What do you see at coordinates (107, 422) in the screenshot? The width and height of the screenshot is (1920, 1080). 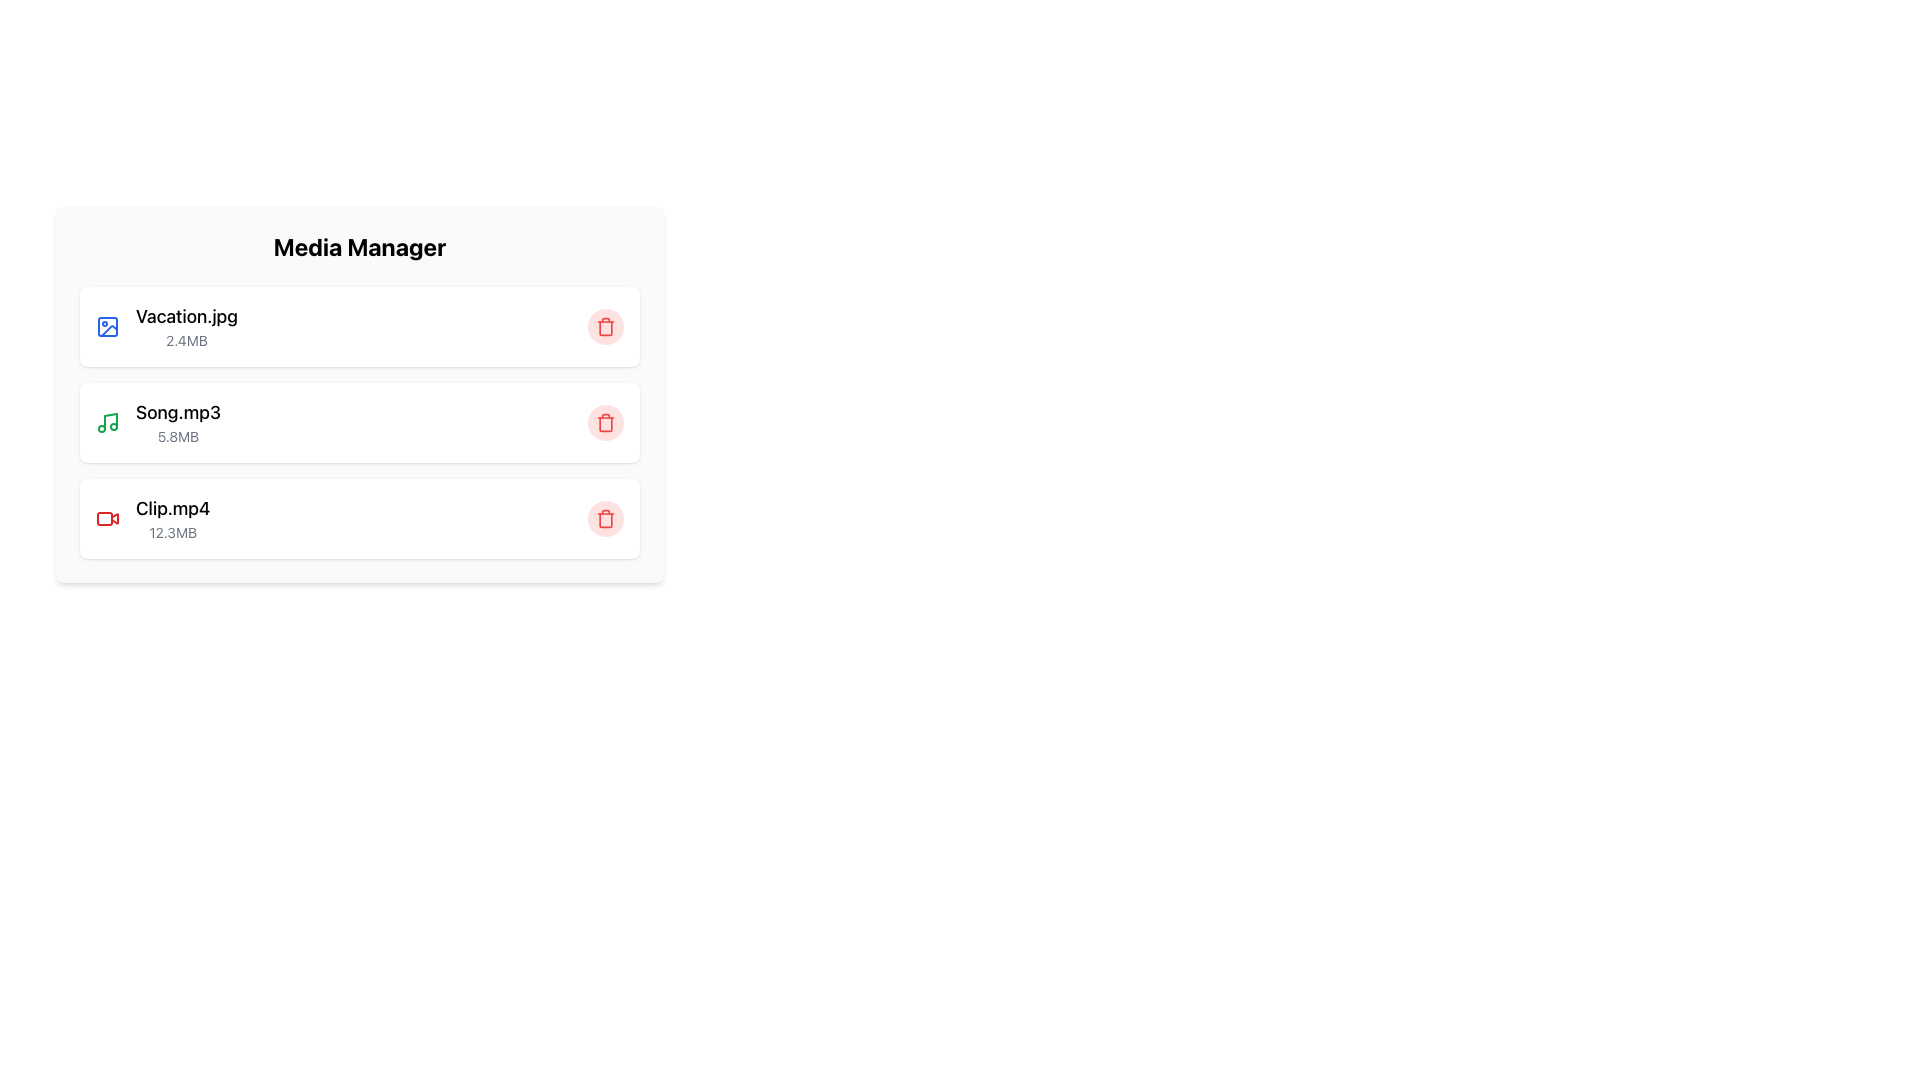 I see `the audio file icon located to the left of the text components 'Song.mp3' and '5.8MB' in the second entry of the media list` at bounding box center [107, 422].